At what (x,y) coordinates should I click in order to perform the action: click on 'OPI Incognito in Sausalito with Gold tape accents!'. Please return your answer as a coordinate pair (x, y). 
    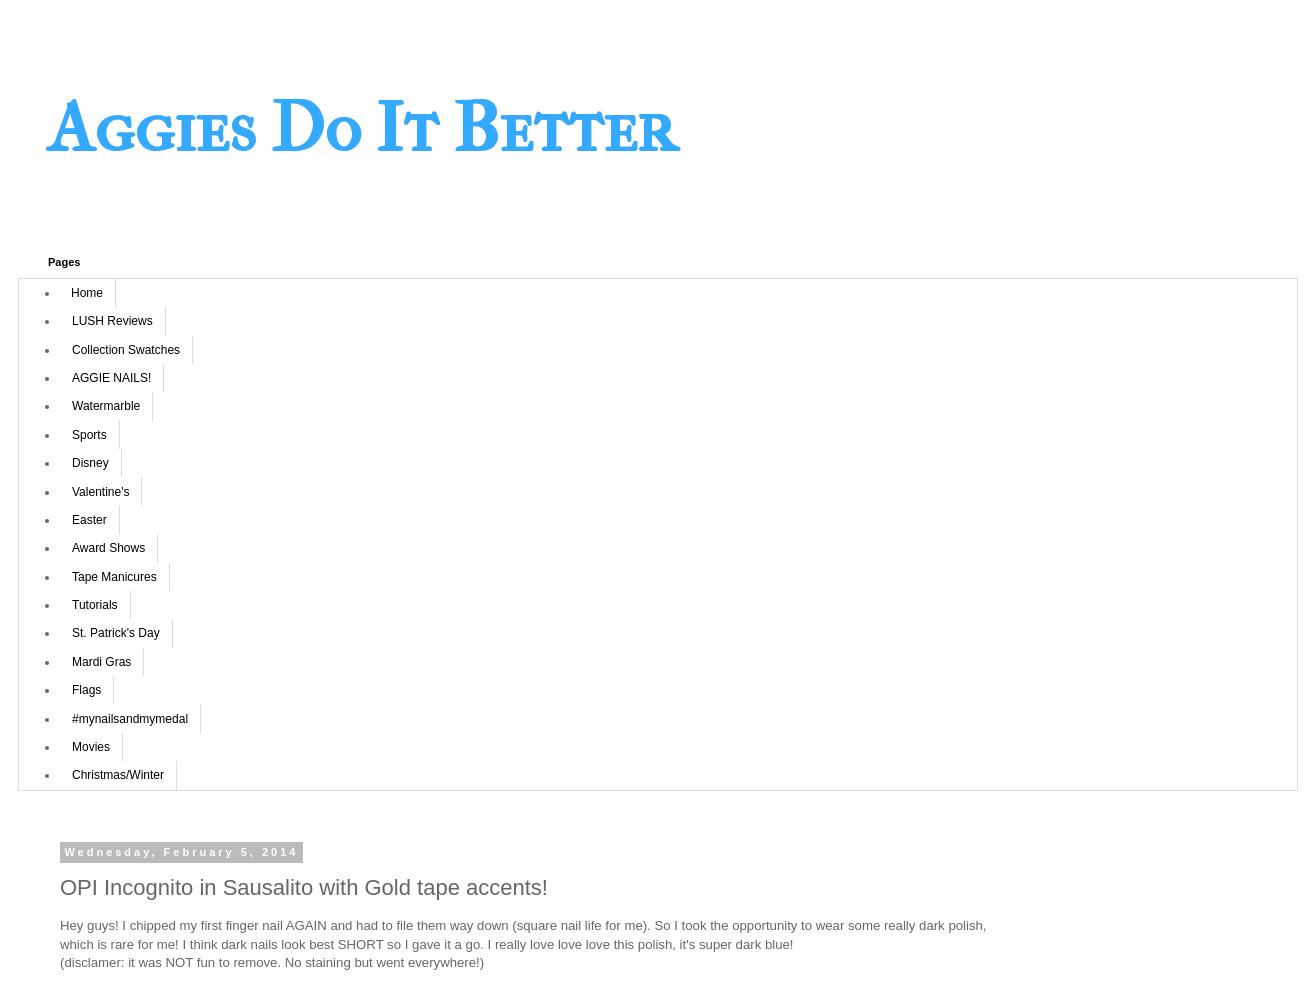
    Looking at the image, I should click on (302, 887).